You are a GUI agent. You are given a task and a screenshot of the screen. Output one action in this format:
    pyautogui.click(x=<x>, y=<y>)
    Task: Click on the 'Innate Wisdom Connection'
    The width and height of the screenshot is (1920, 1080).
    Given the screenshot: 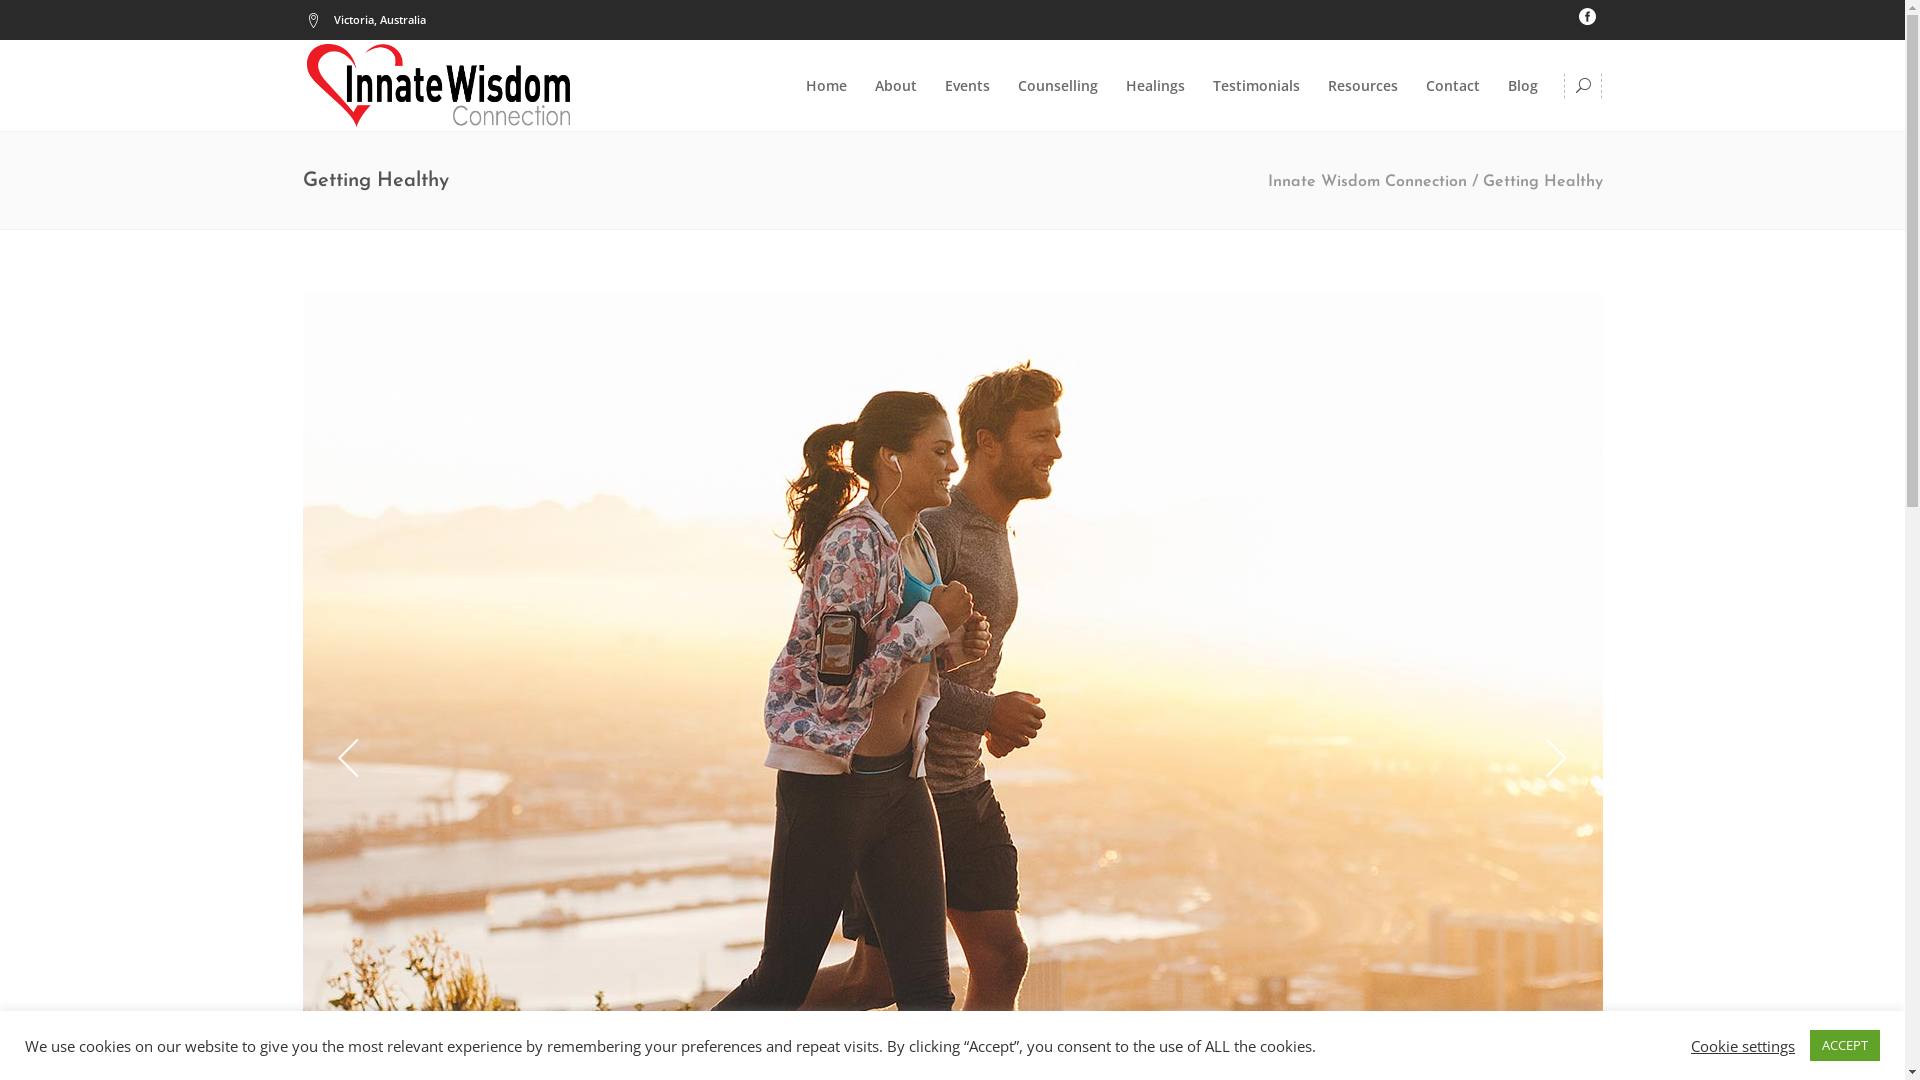 What is the action you would take?
    pyautogui.click(x=1366, y=181)
    